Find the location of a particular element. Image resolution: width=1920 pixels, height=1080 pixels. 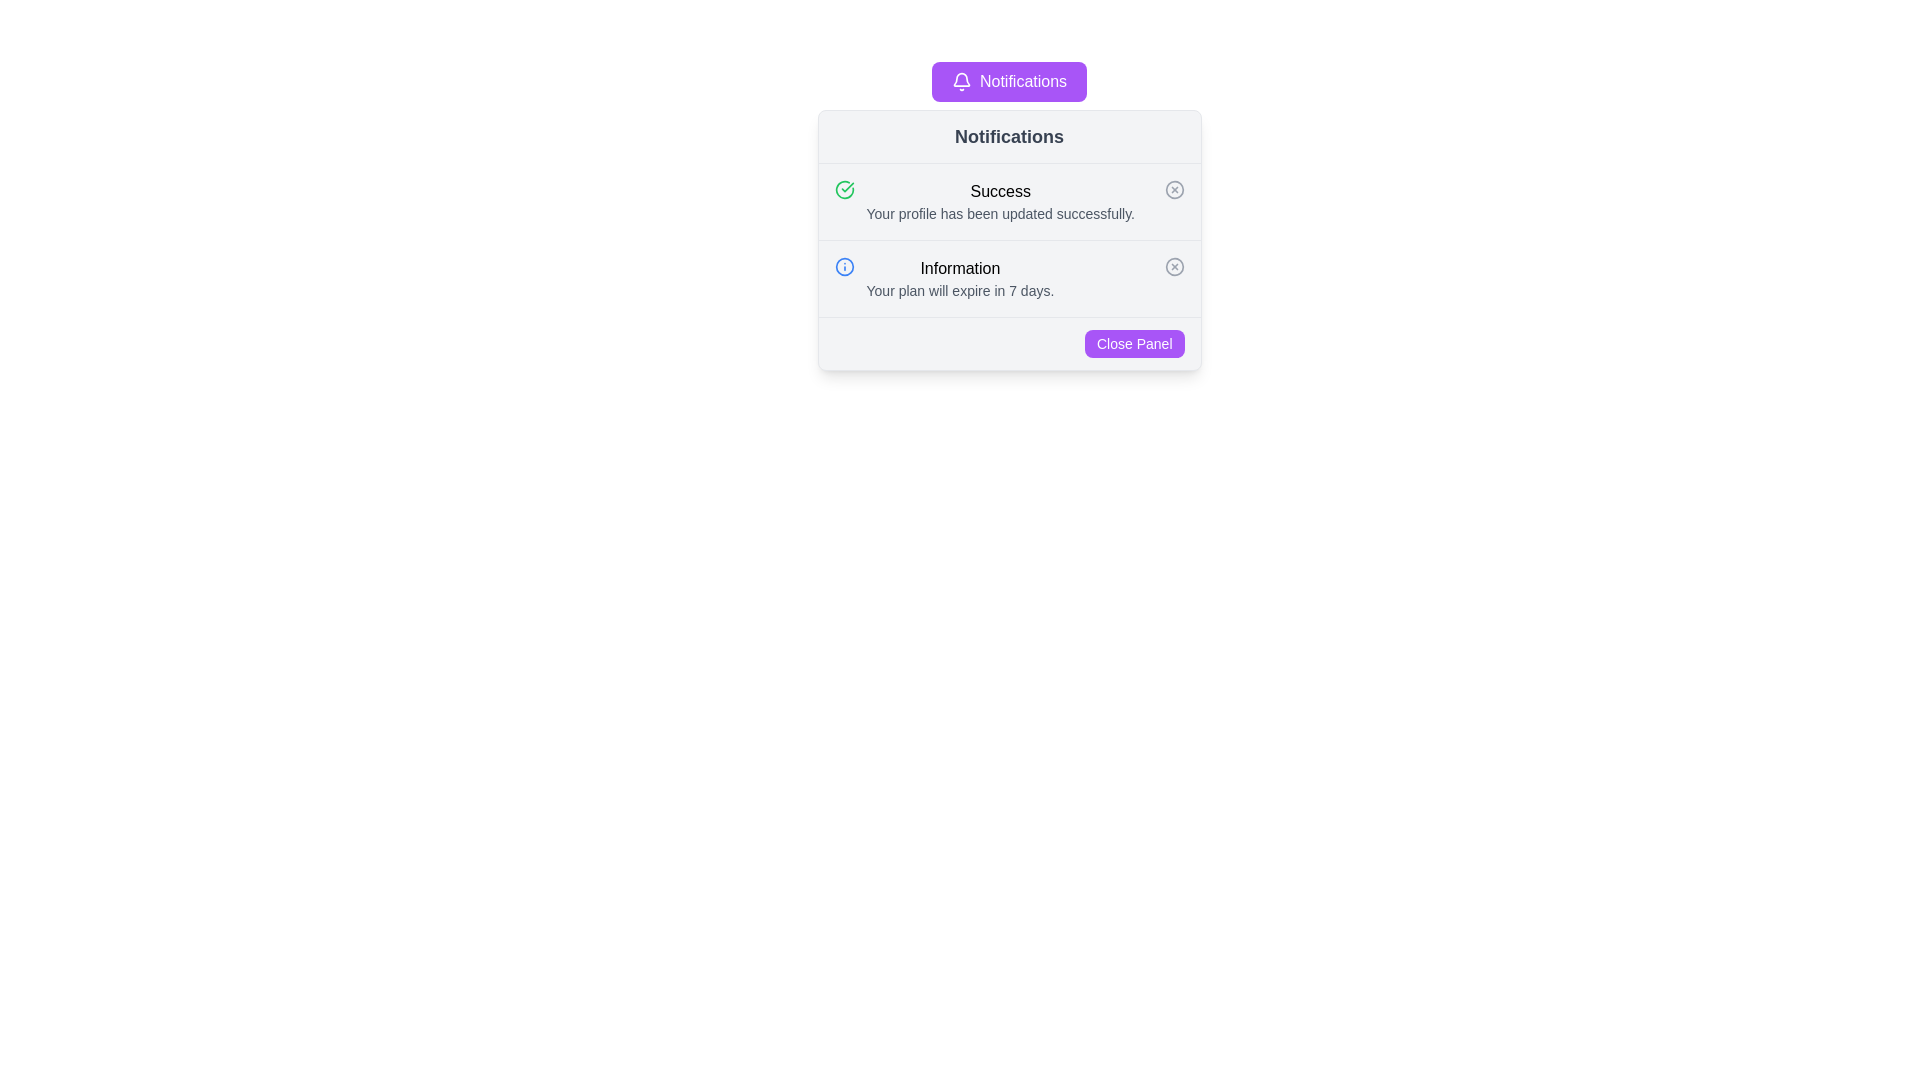

the close icon located on the rightmost part of the row containing the success message is located at coordinates (1174, 189).